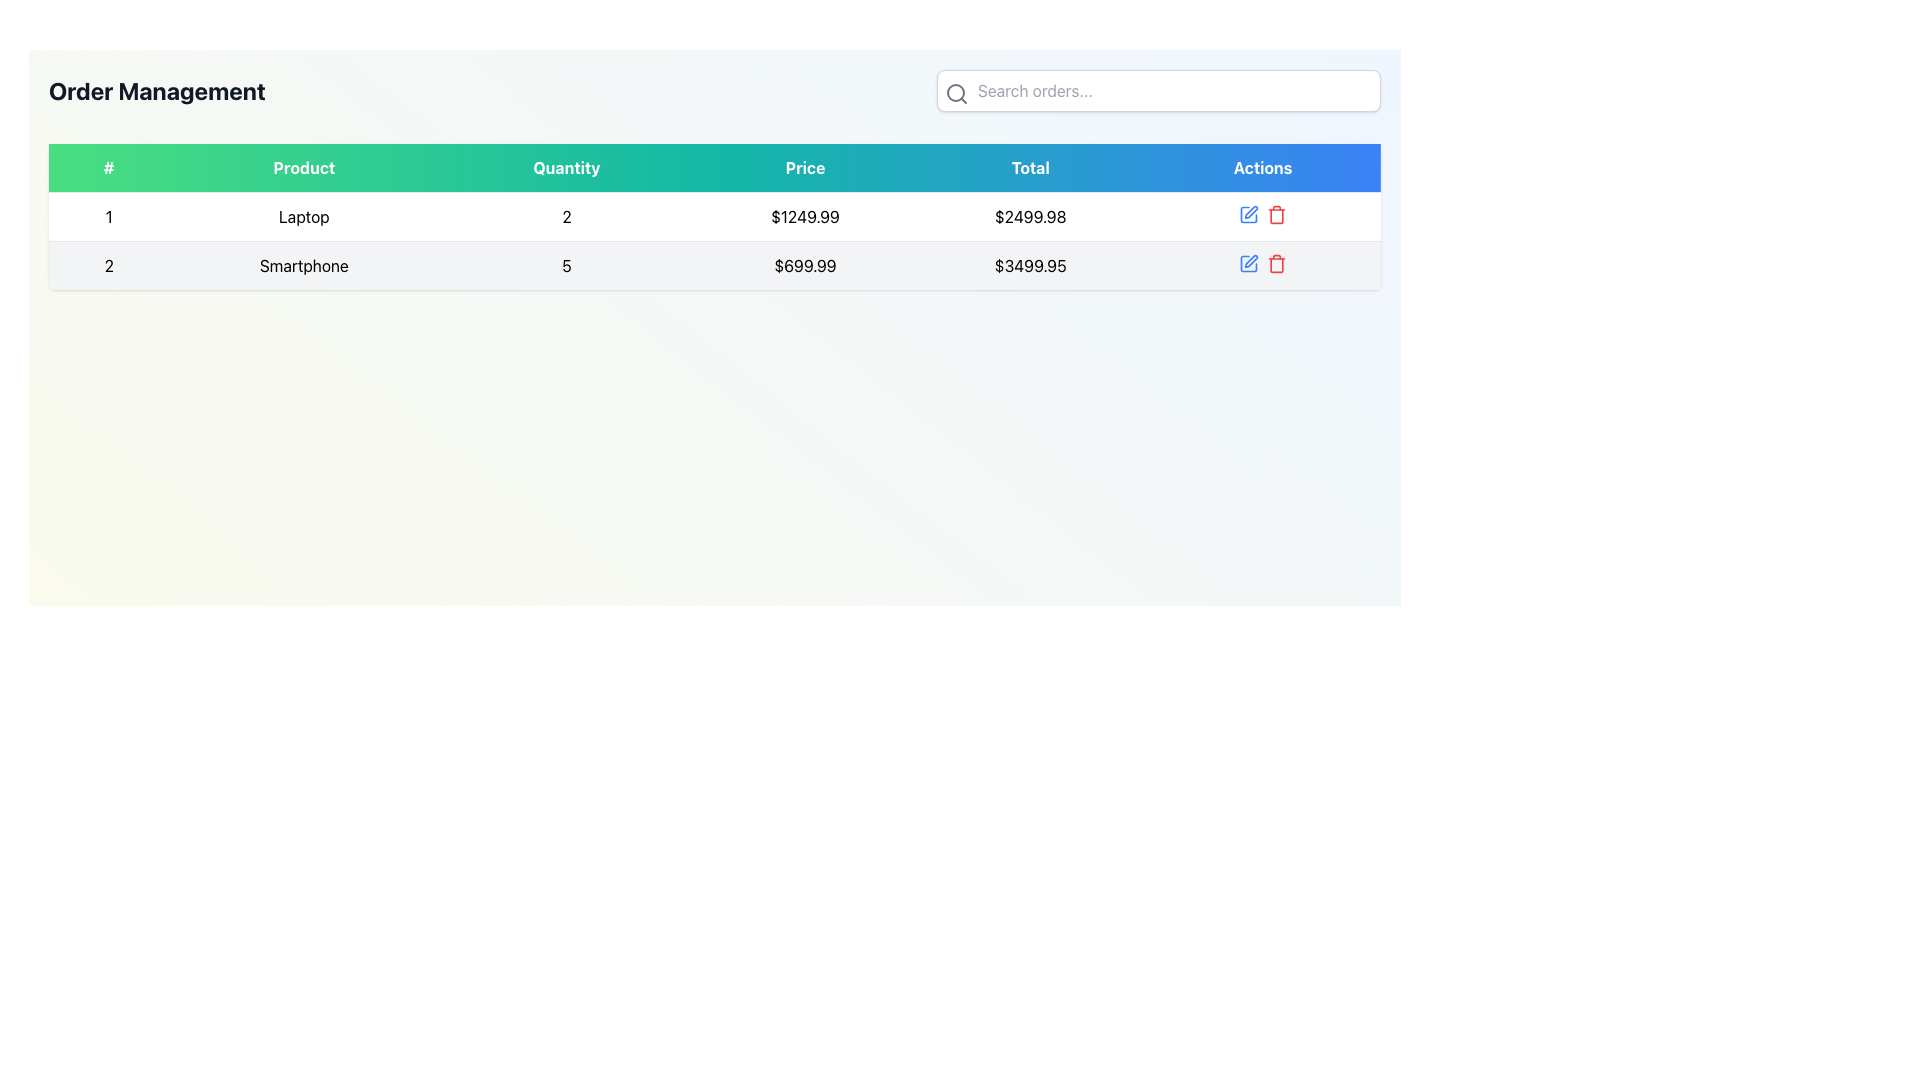 The image size is (1920, 1080). What do you see at coordinates (108, 216) in the screenshot?
I see `the black numerical text '1' located in the first cell of the first row under the '#' column of the table` at bounding box center [108, 216].